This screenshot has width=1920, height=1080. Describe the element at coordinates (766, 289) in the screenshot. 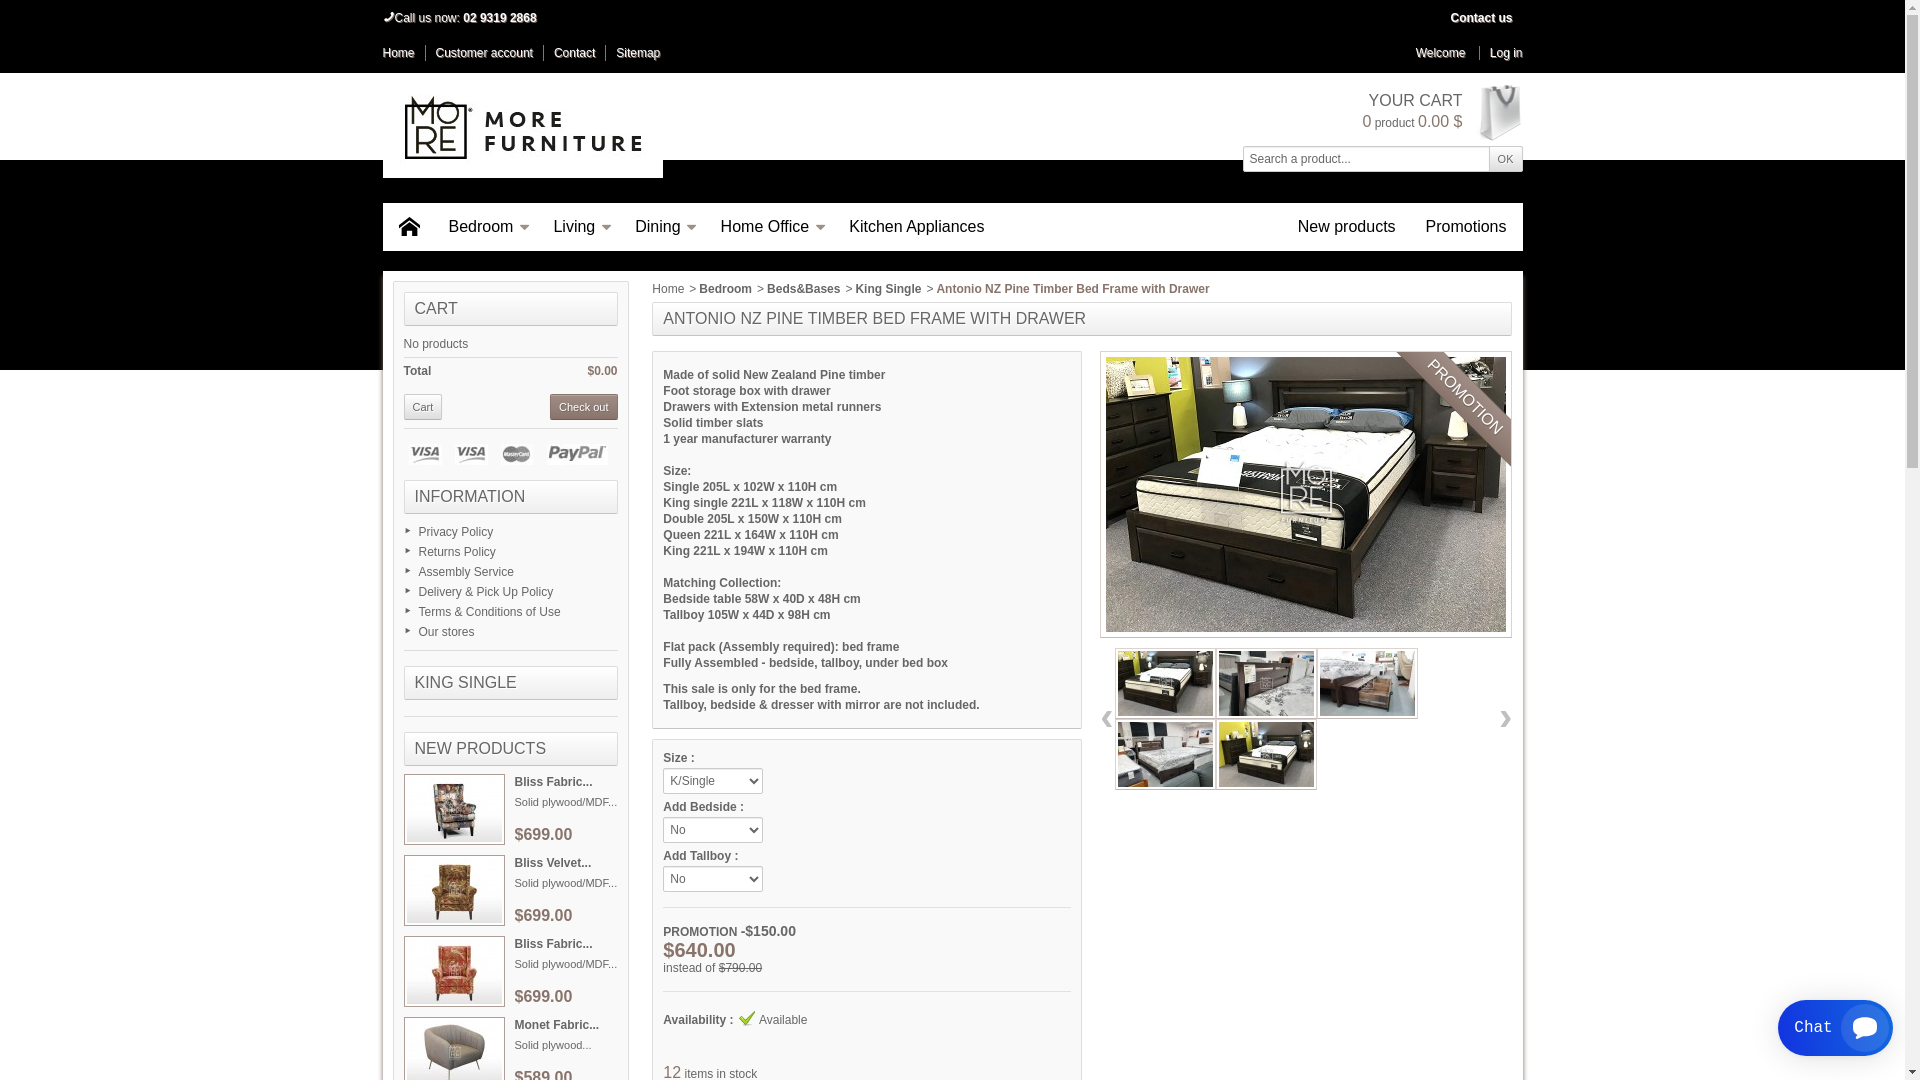

I see `'Beds&Bases'` at that location.